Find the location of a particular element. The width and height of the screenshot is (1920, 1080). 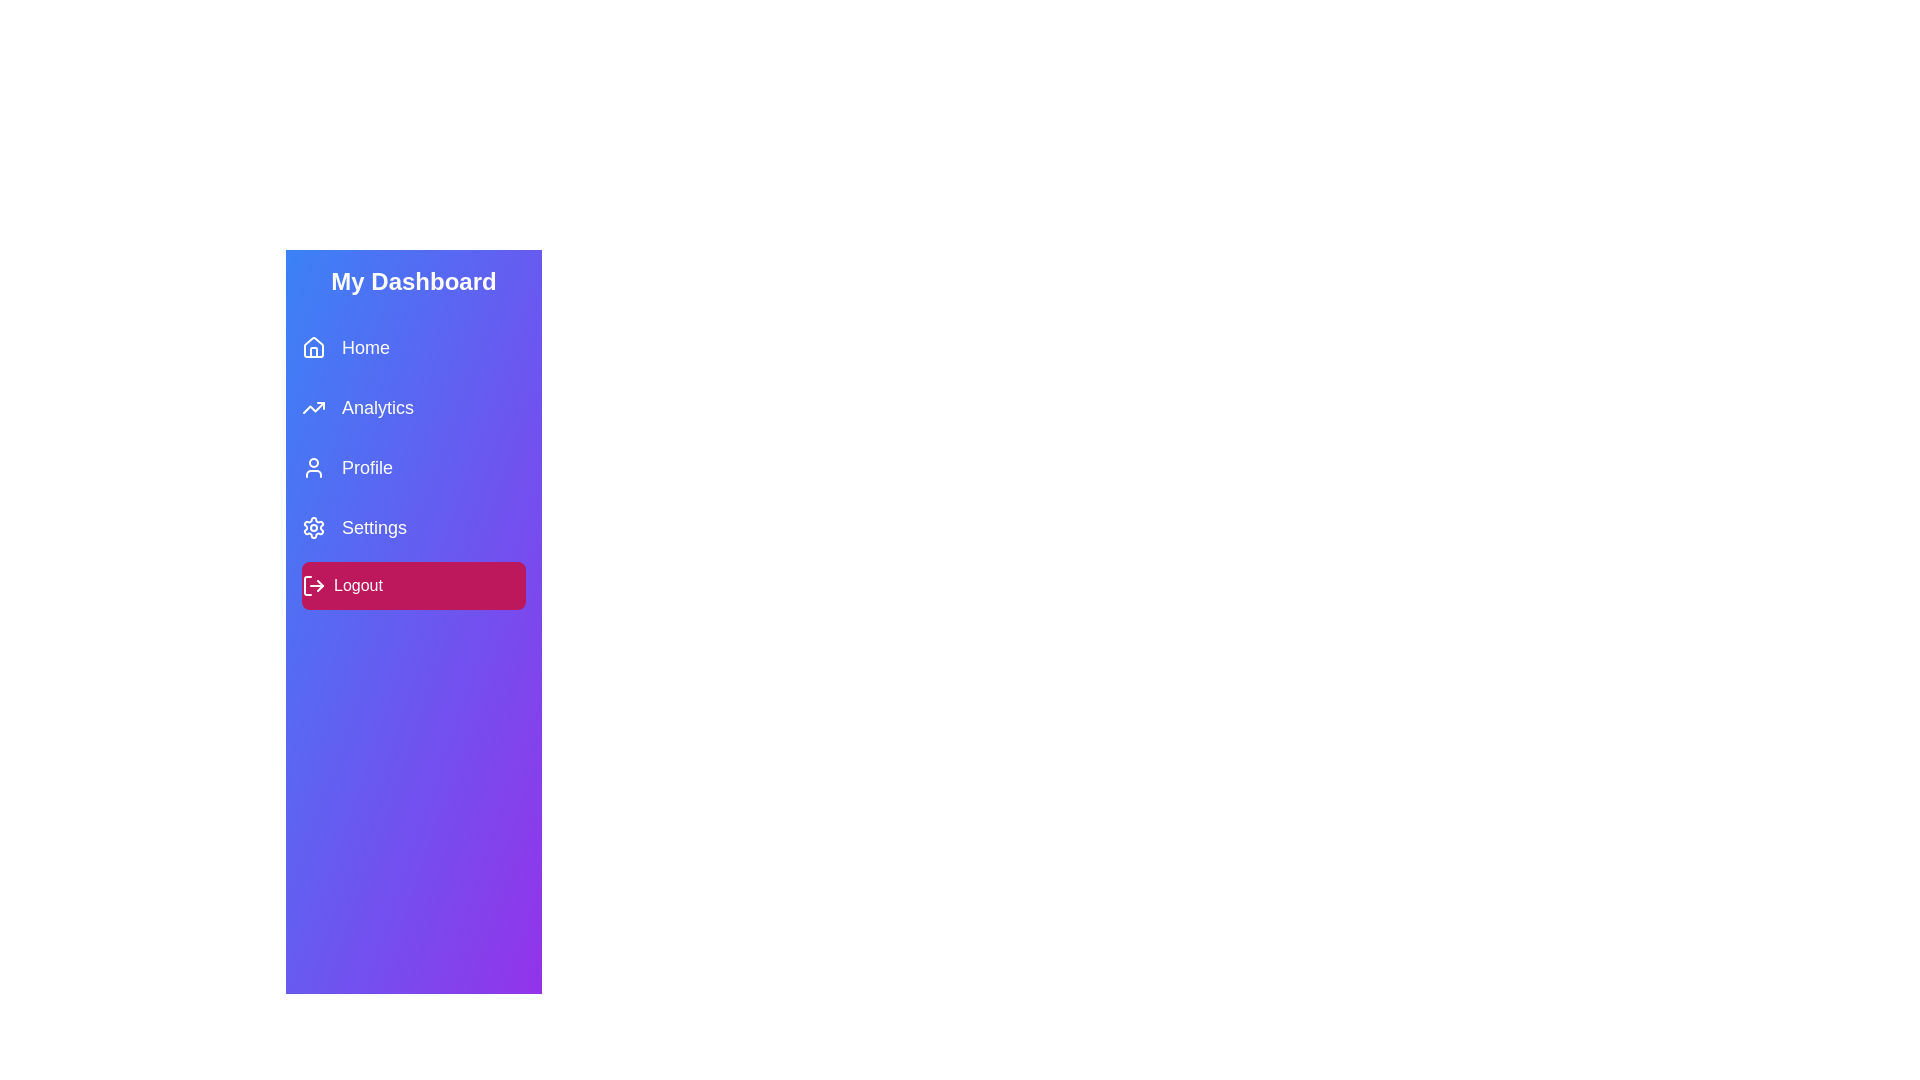

the decorative line within the logout icon, which is positioned towards the leftmost side of the logout button is located at coordinates (306, 585).